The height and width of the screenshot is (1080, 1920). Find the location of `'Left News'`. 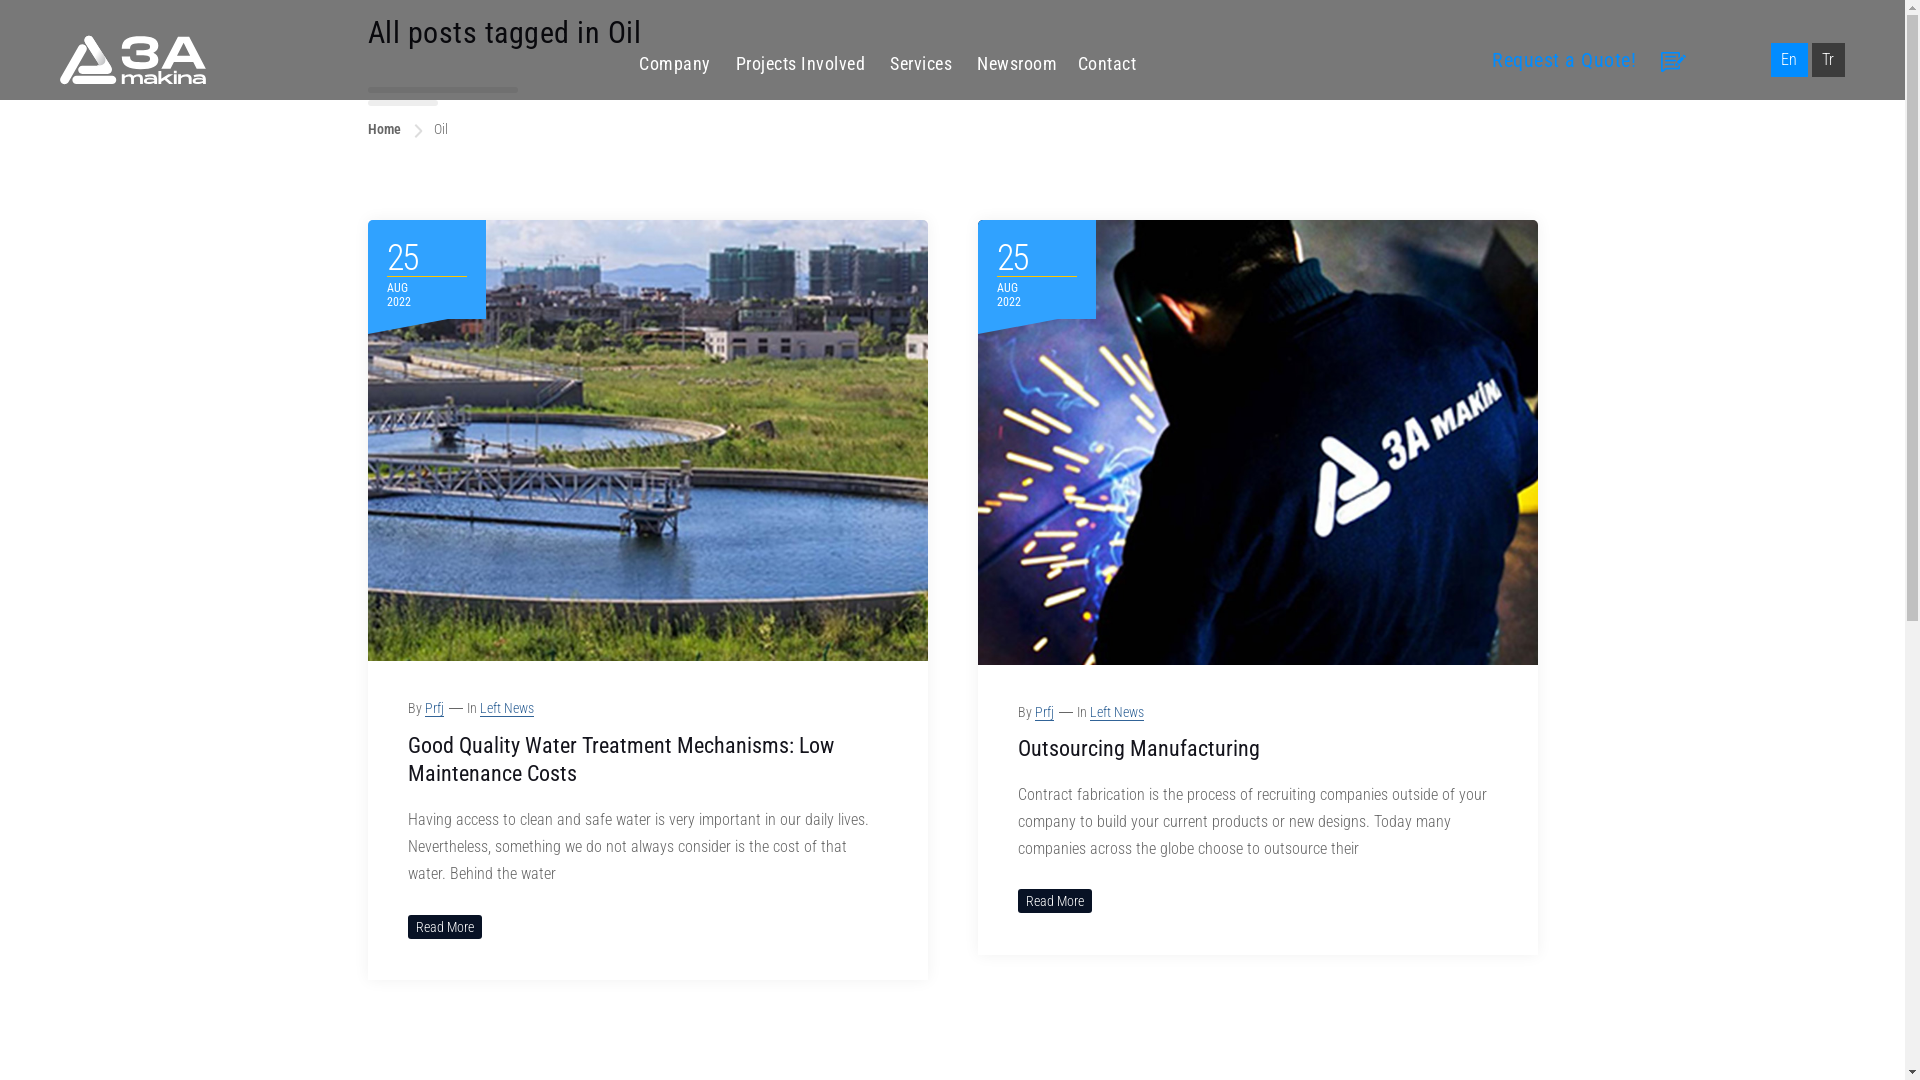

'Left News' is located at coordinates (507, 707).